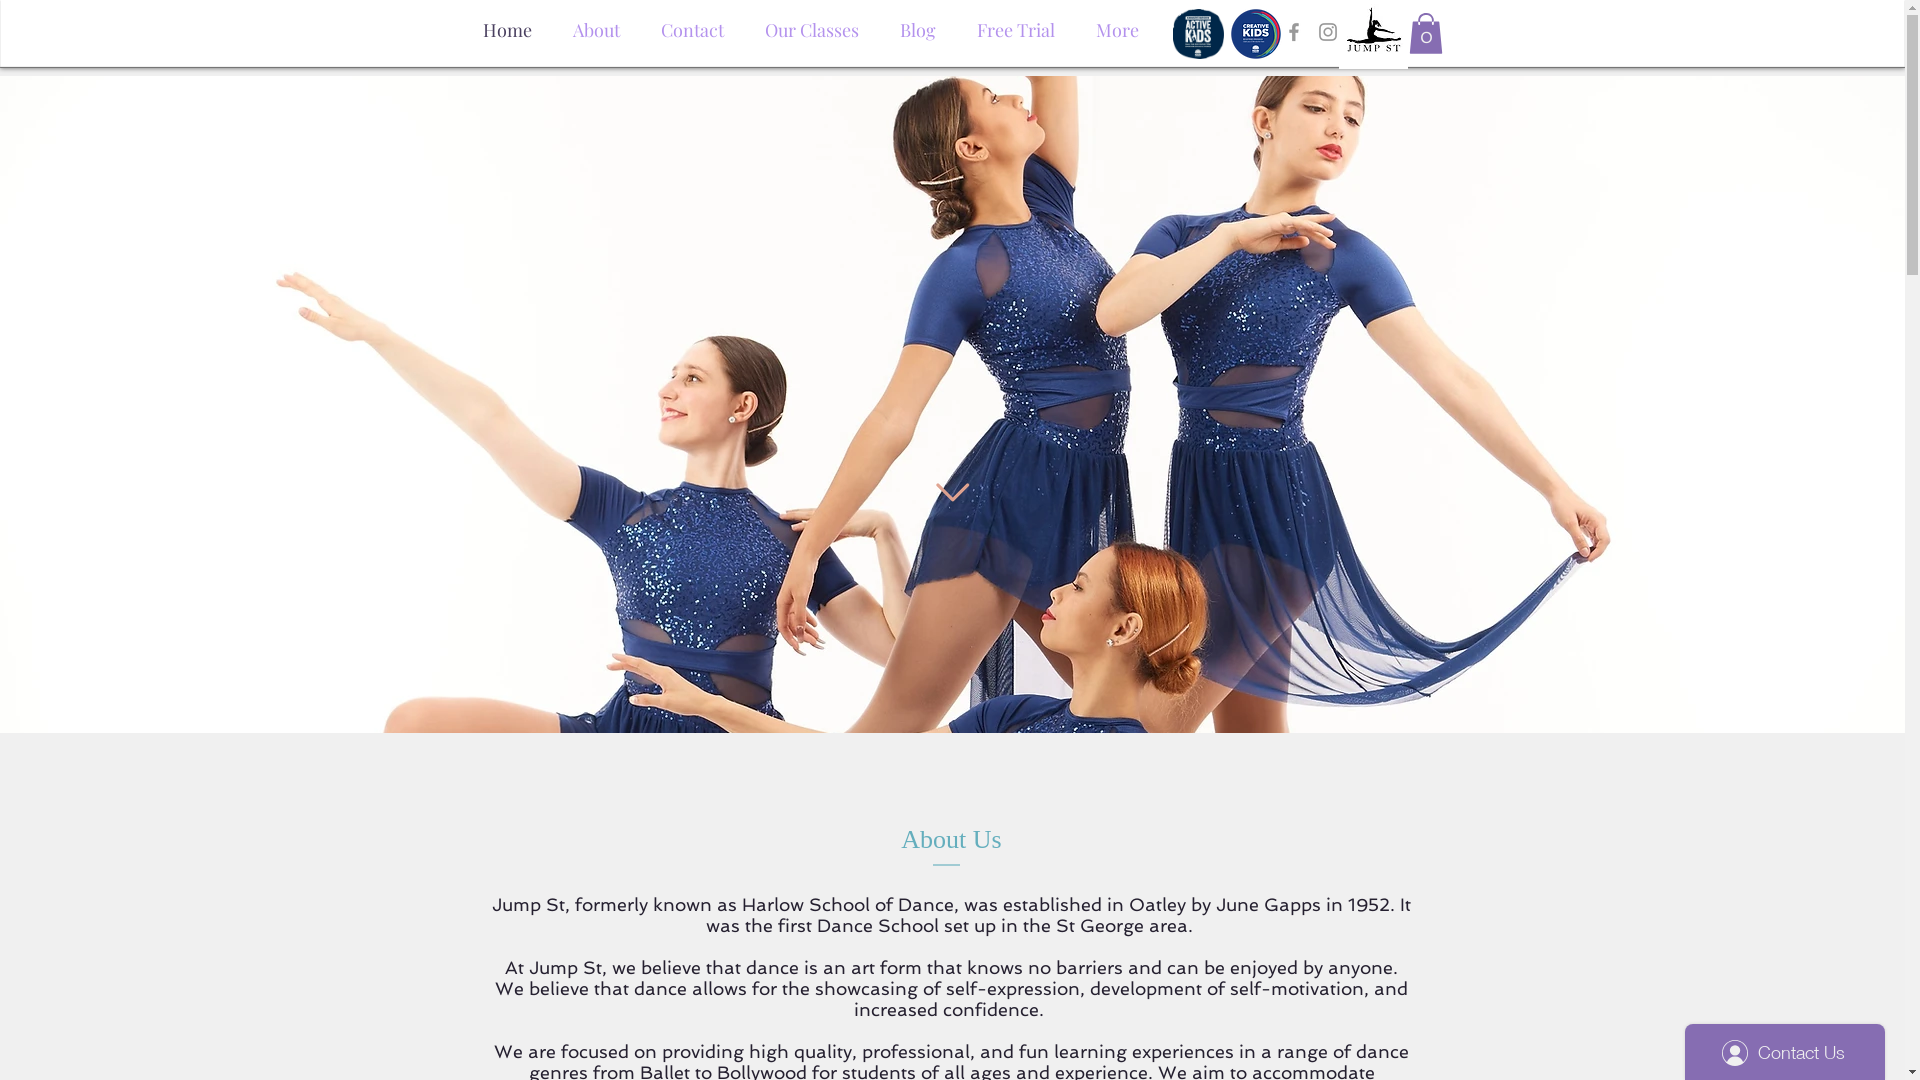  I want to click on 'Contact', so click(691, 24).